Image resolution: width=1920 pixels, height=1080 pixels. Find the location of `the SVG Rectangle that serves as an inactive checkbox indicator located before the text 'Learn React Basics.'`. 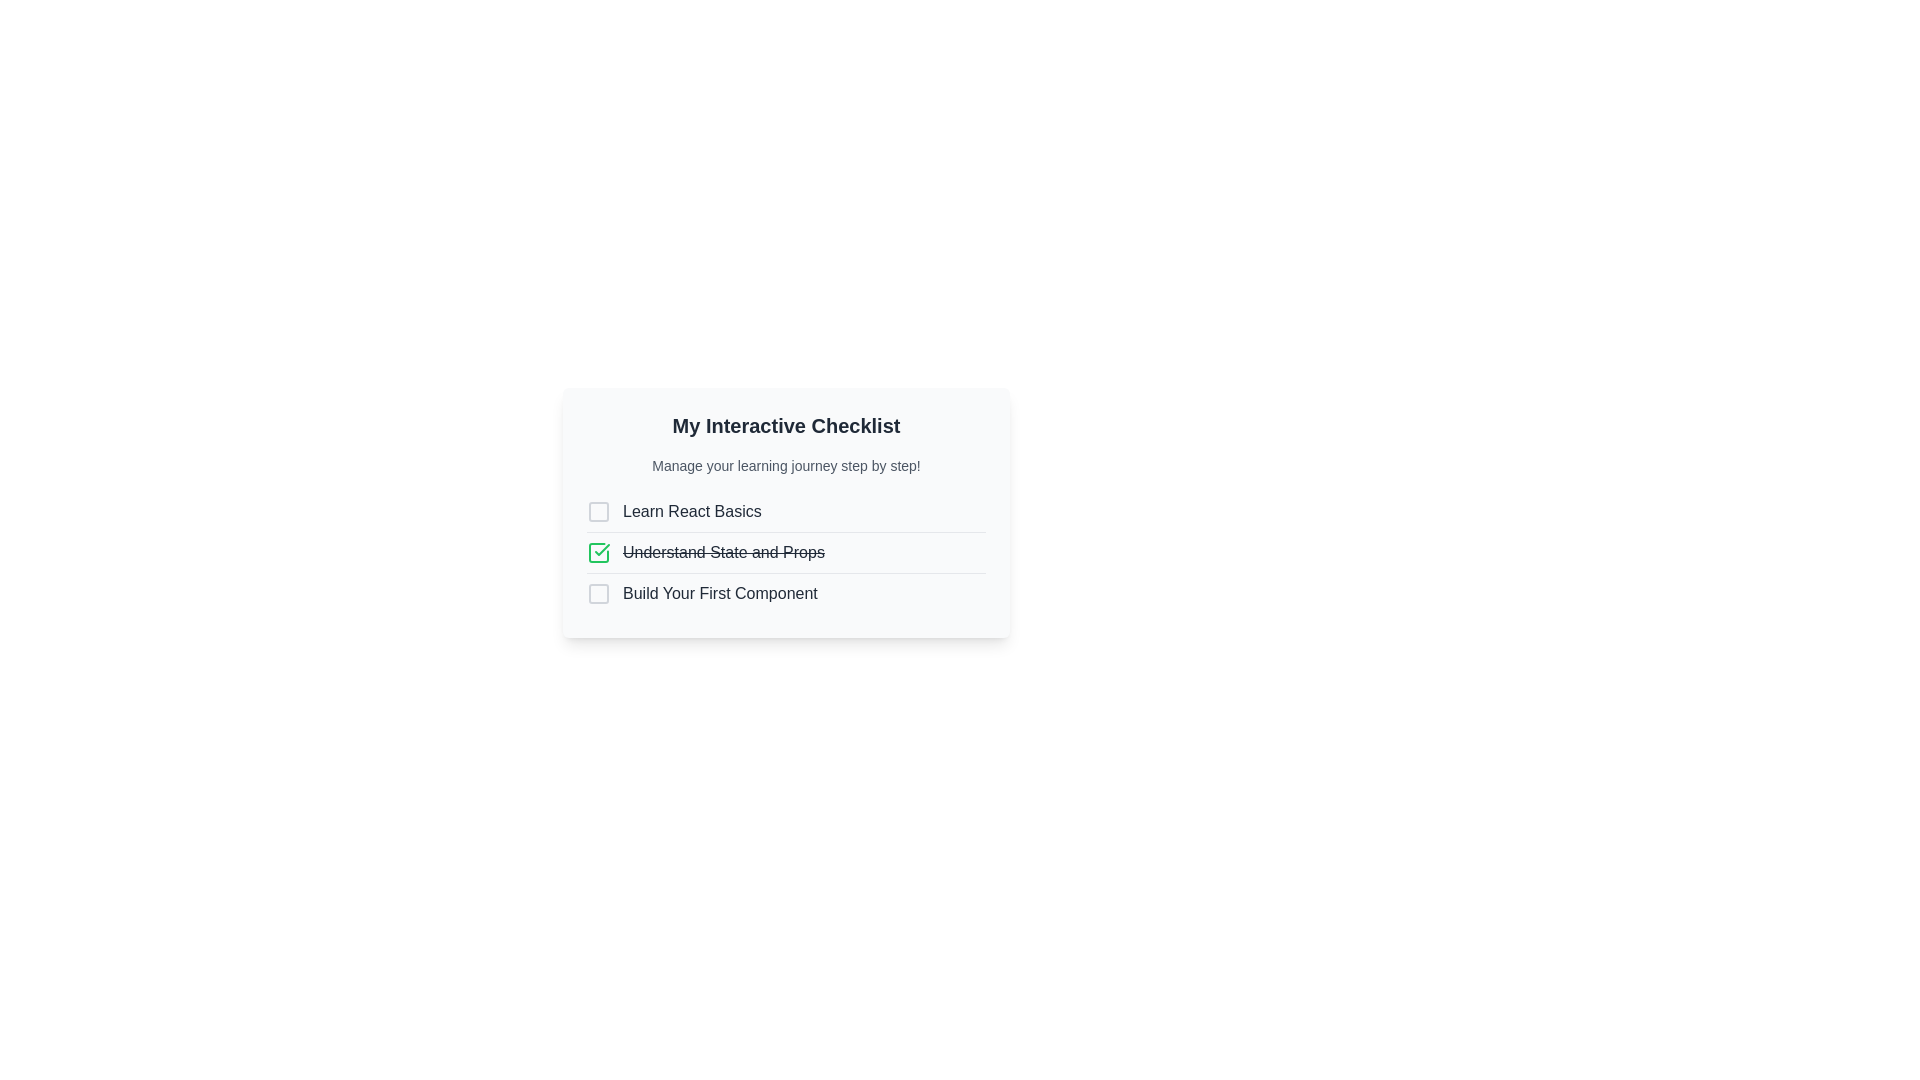

the SVG Rectangle that serves as an inactive checkbox indicator located before the text 'Learn React Basics.' is located at coordinates (598, 511).